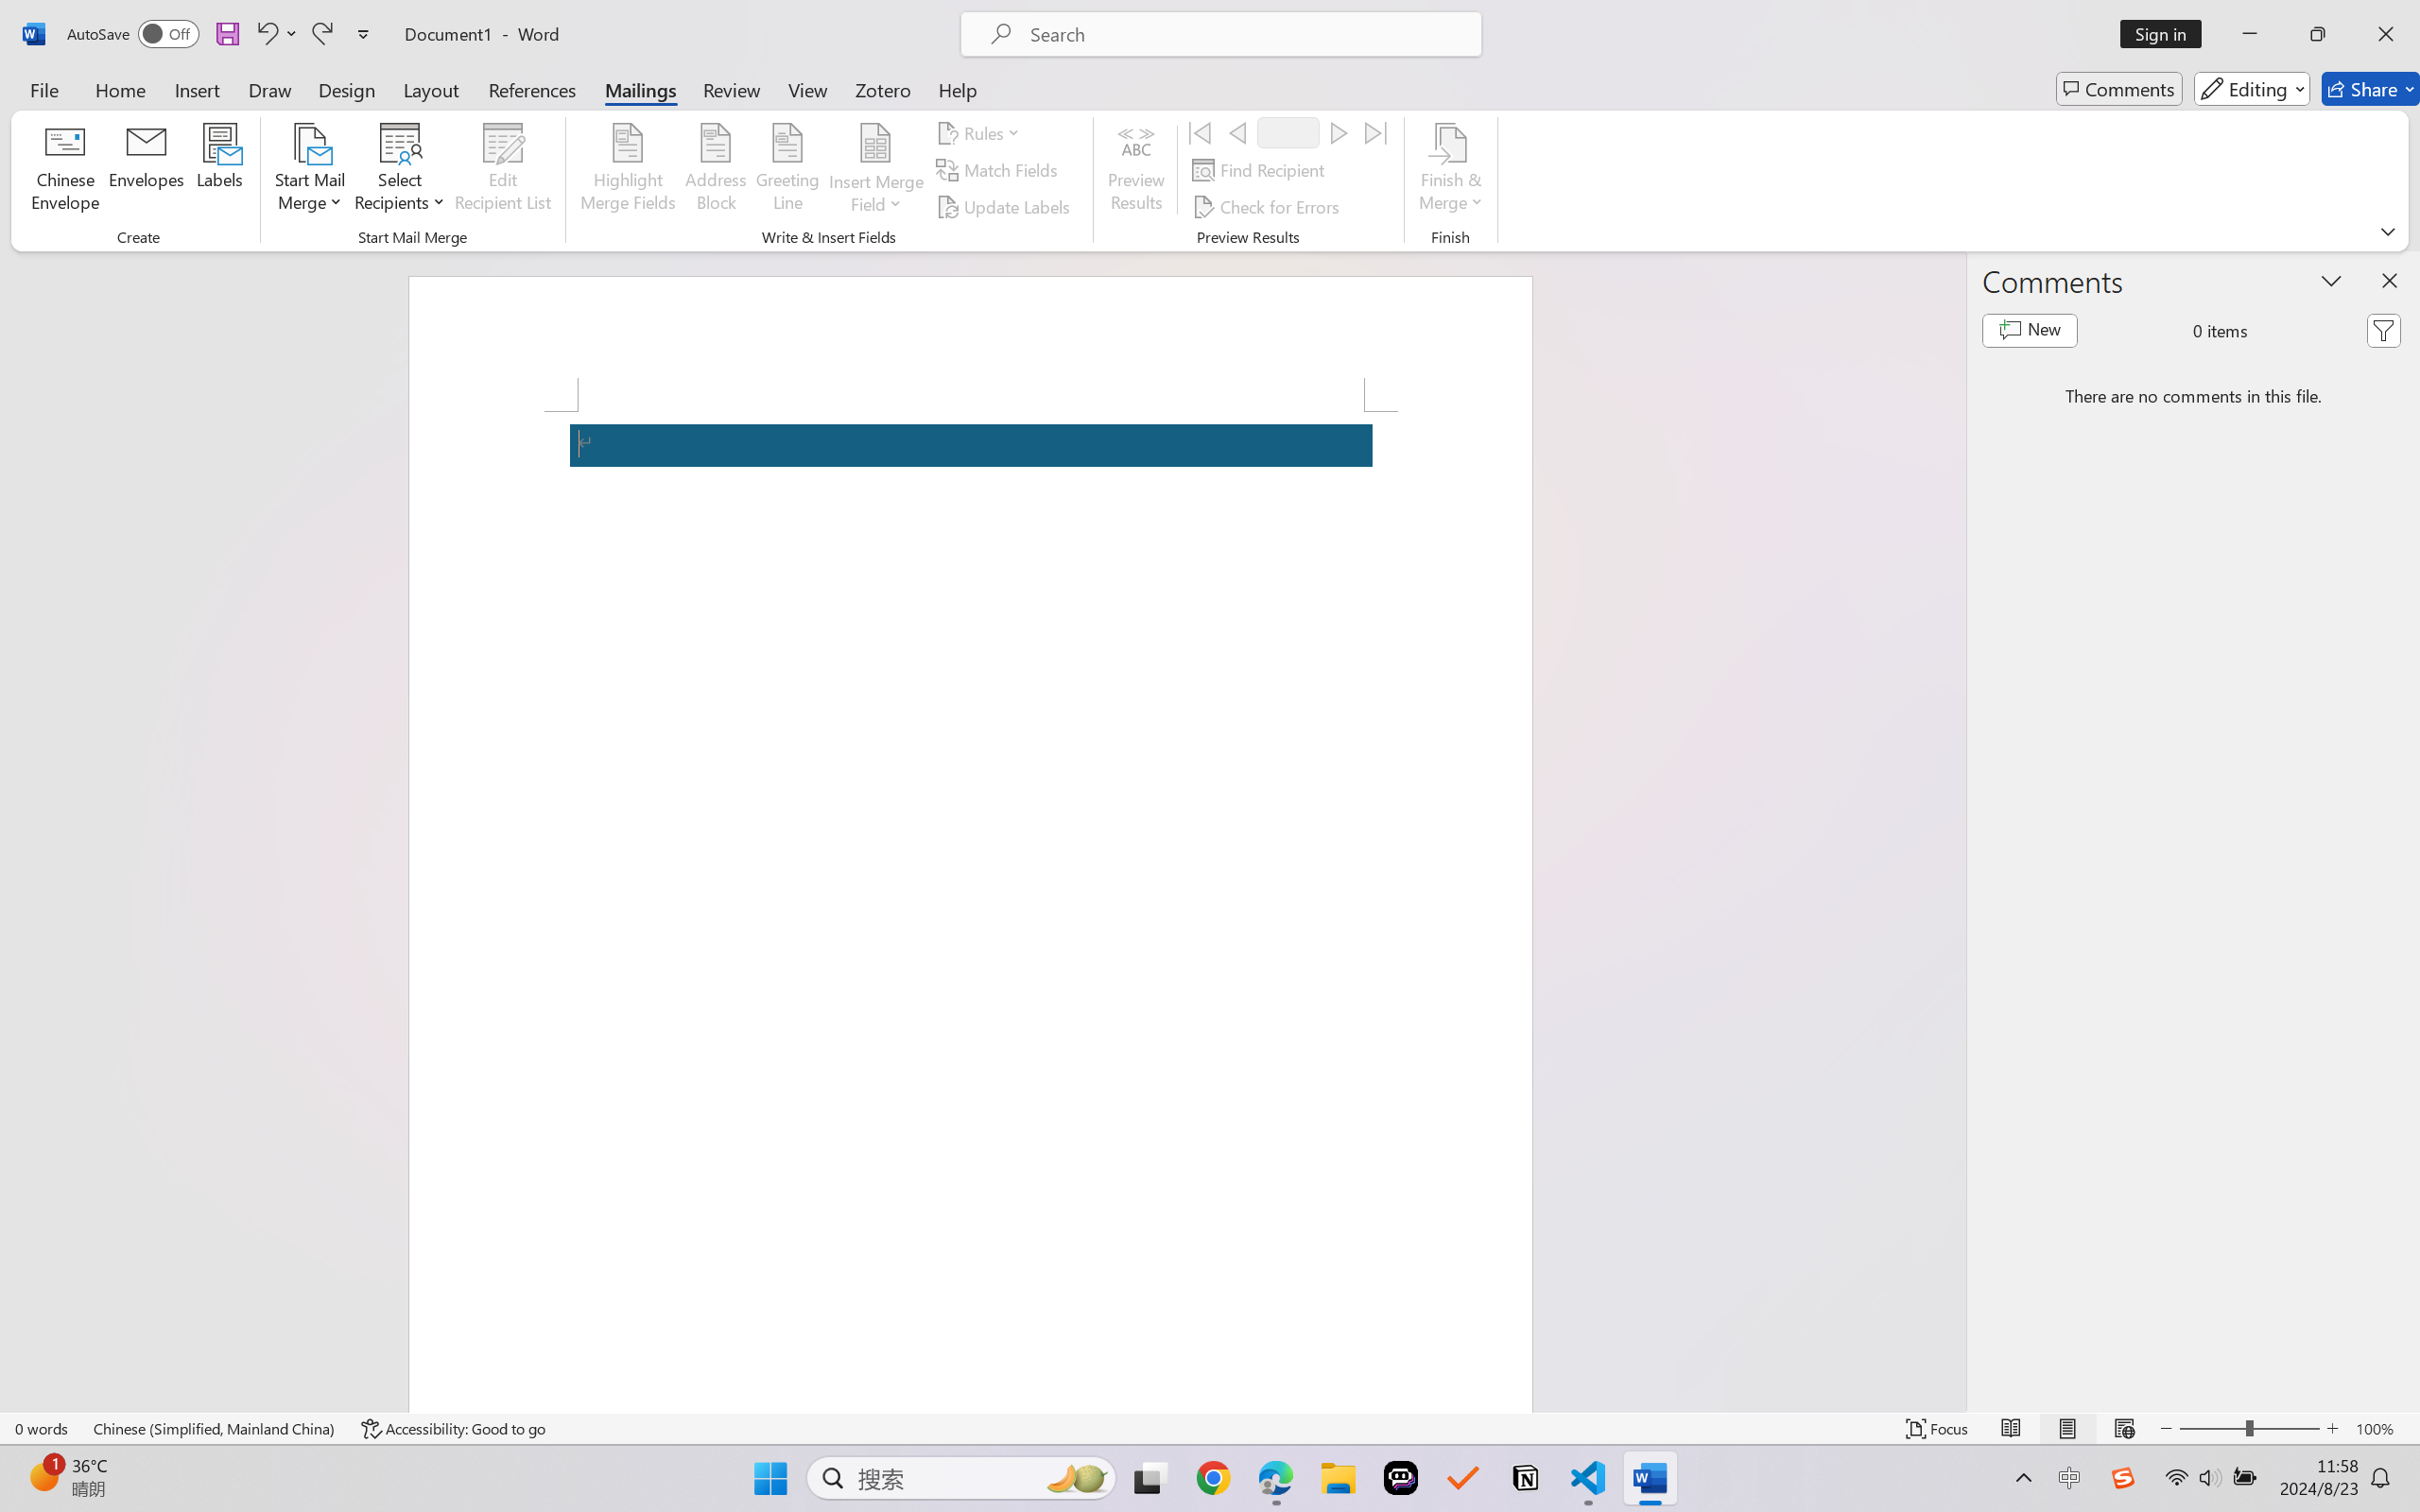 The image size is (2420, 1512). I want to click on 'Match Fields...', so click(998, 170).